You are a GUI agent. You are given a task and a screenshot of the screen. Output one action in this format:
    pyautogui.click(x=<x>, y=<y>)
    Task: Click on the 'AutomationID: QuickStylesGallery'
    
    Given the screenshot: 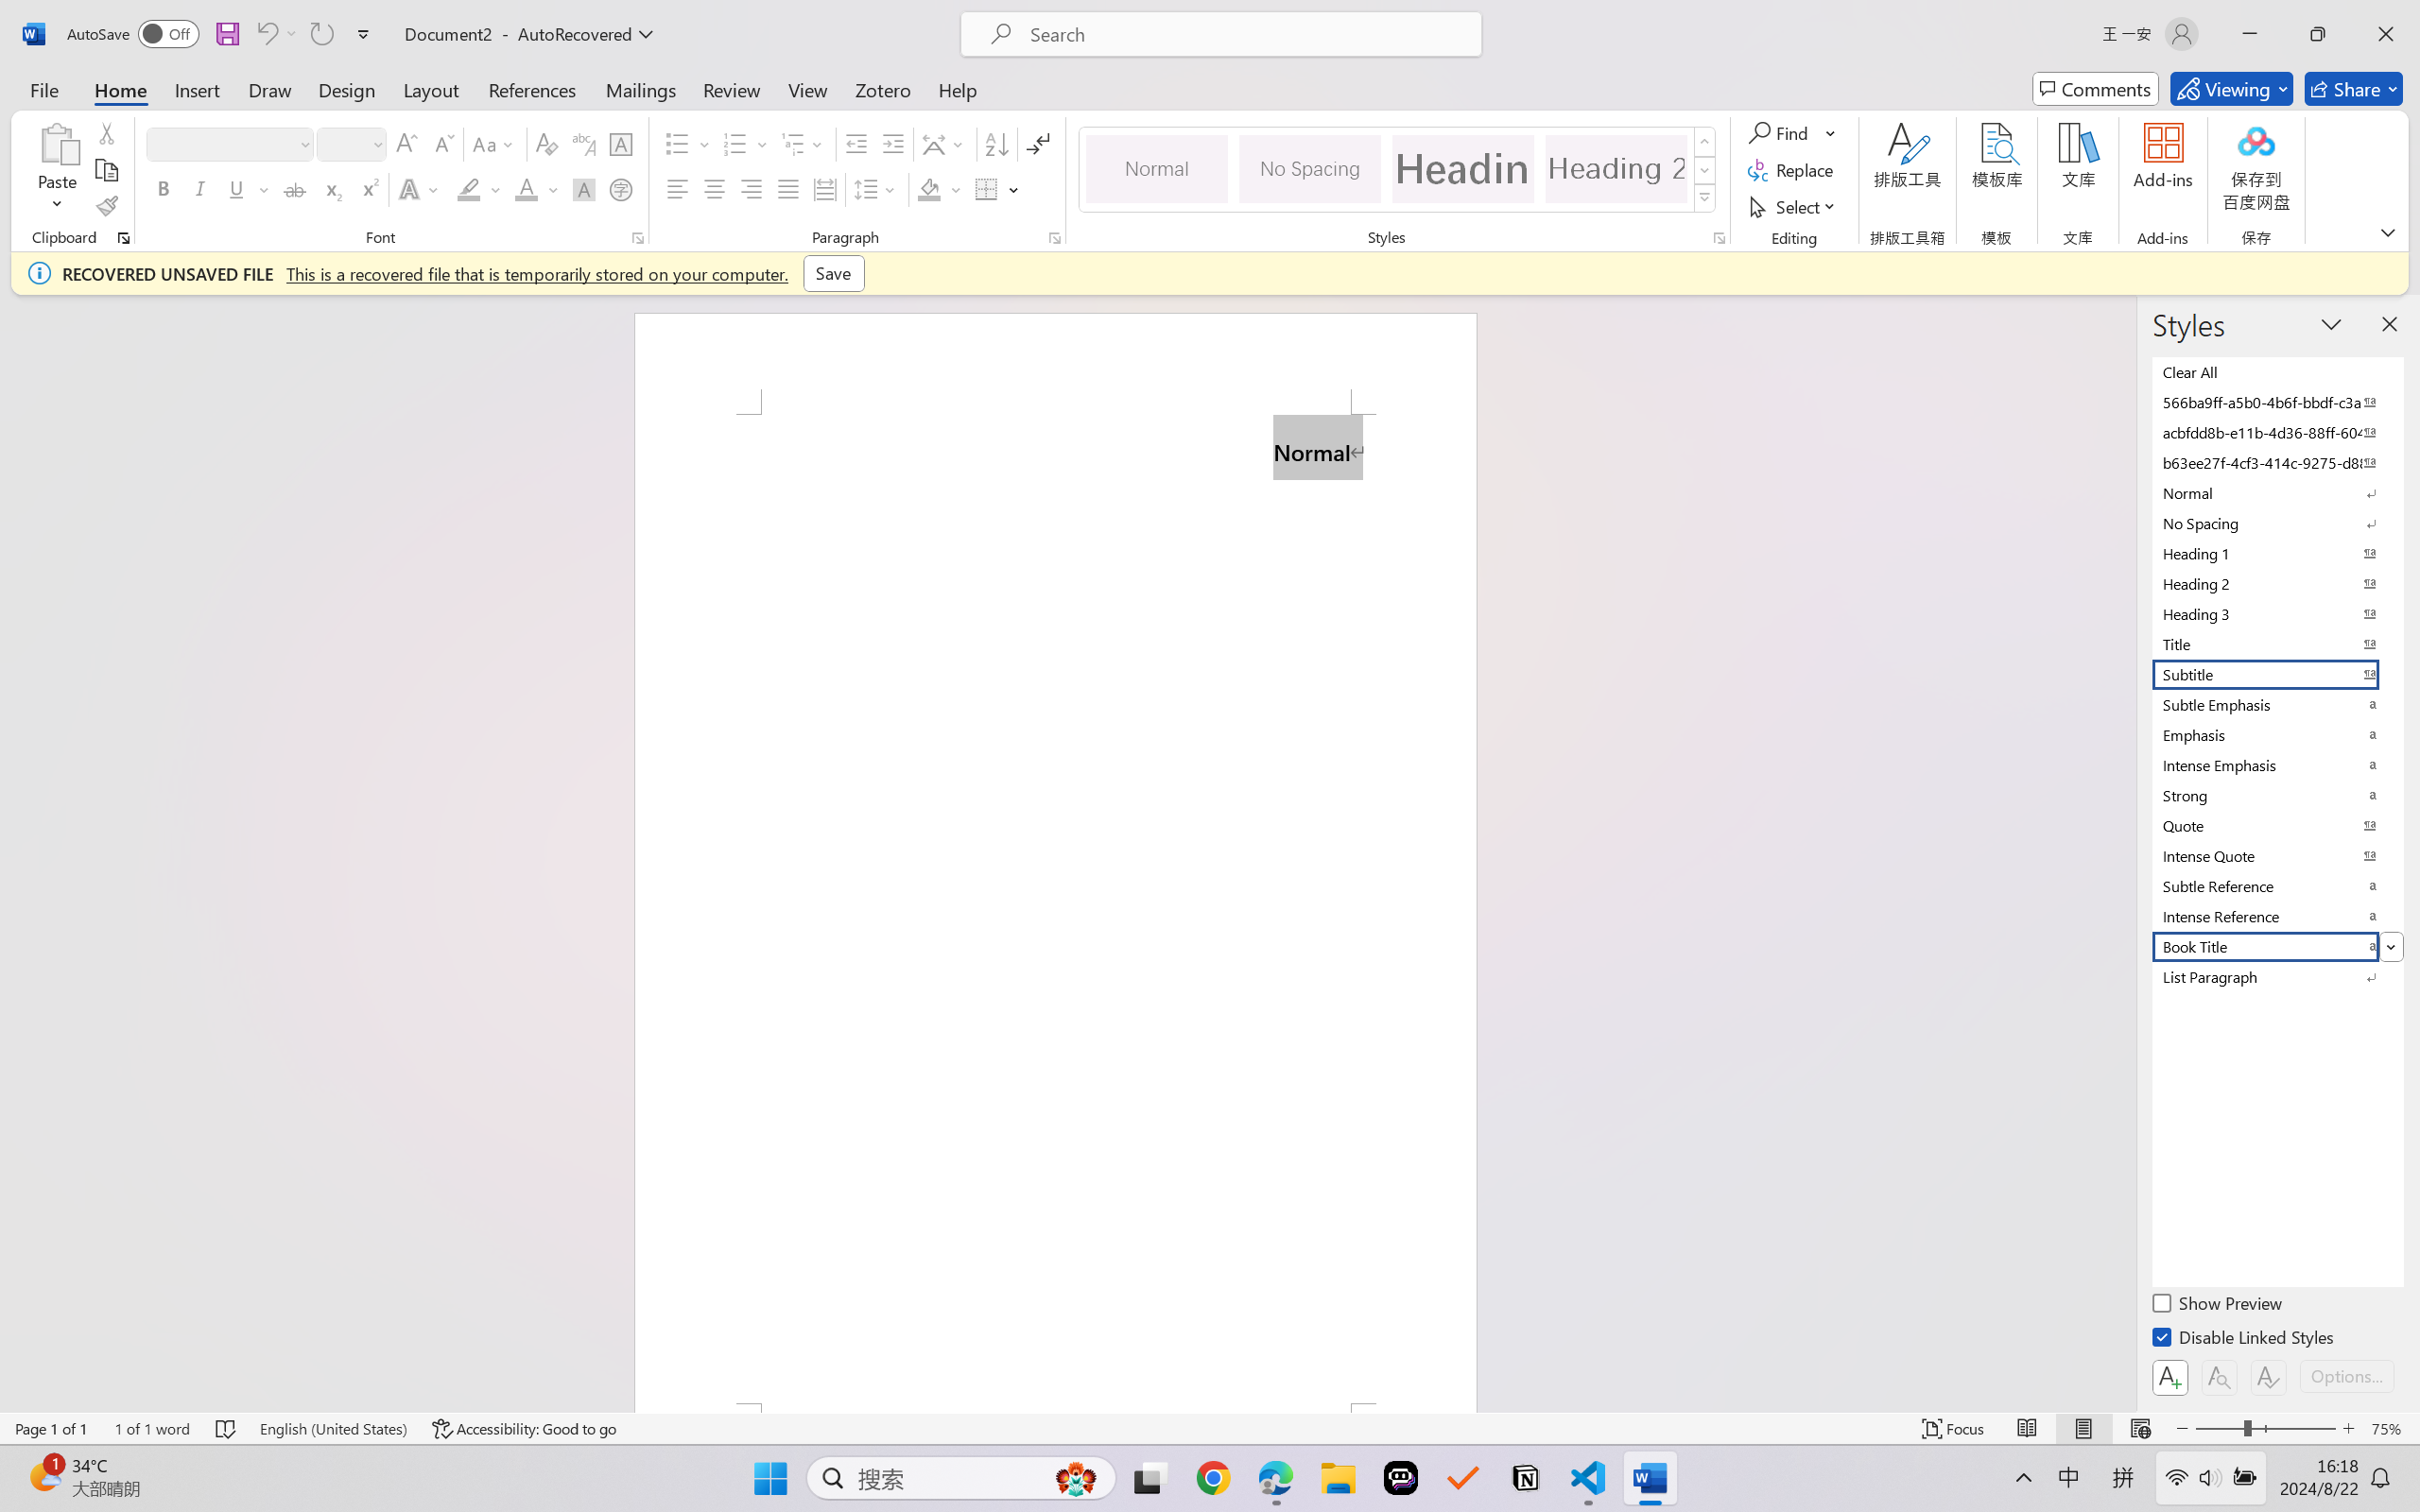 What is the action you would take?
    pyautogui.click(x=1397, y=170)
    